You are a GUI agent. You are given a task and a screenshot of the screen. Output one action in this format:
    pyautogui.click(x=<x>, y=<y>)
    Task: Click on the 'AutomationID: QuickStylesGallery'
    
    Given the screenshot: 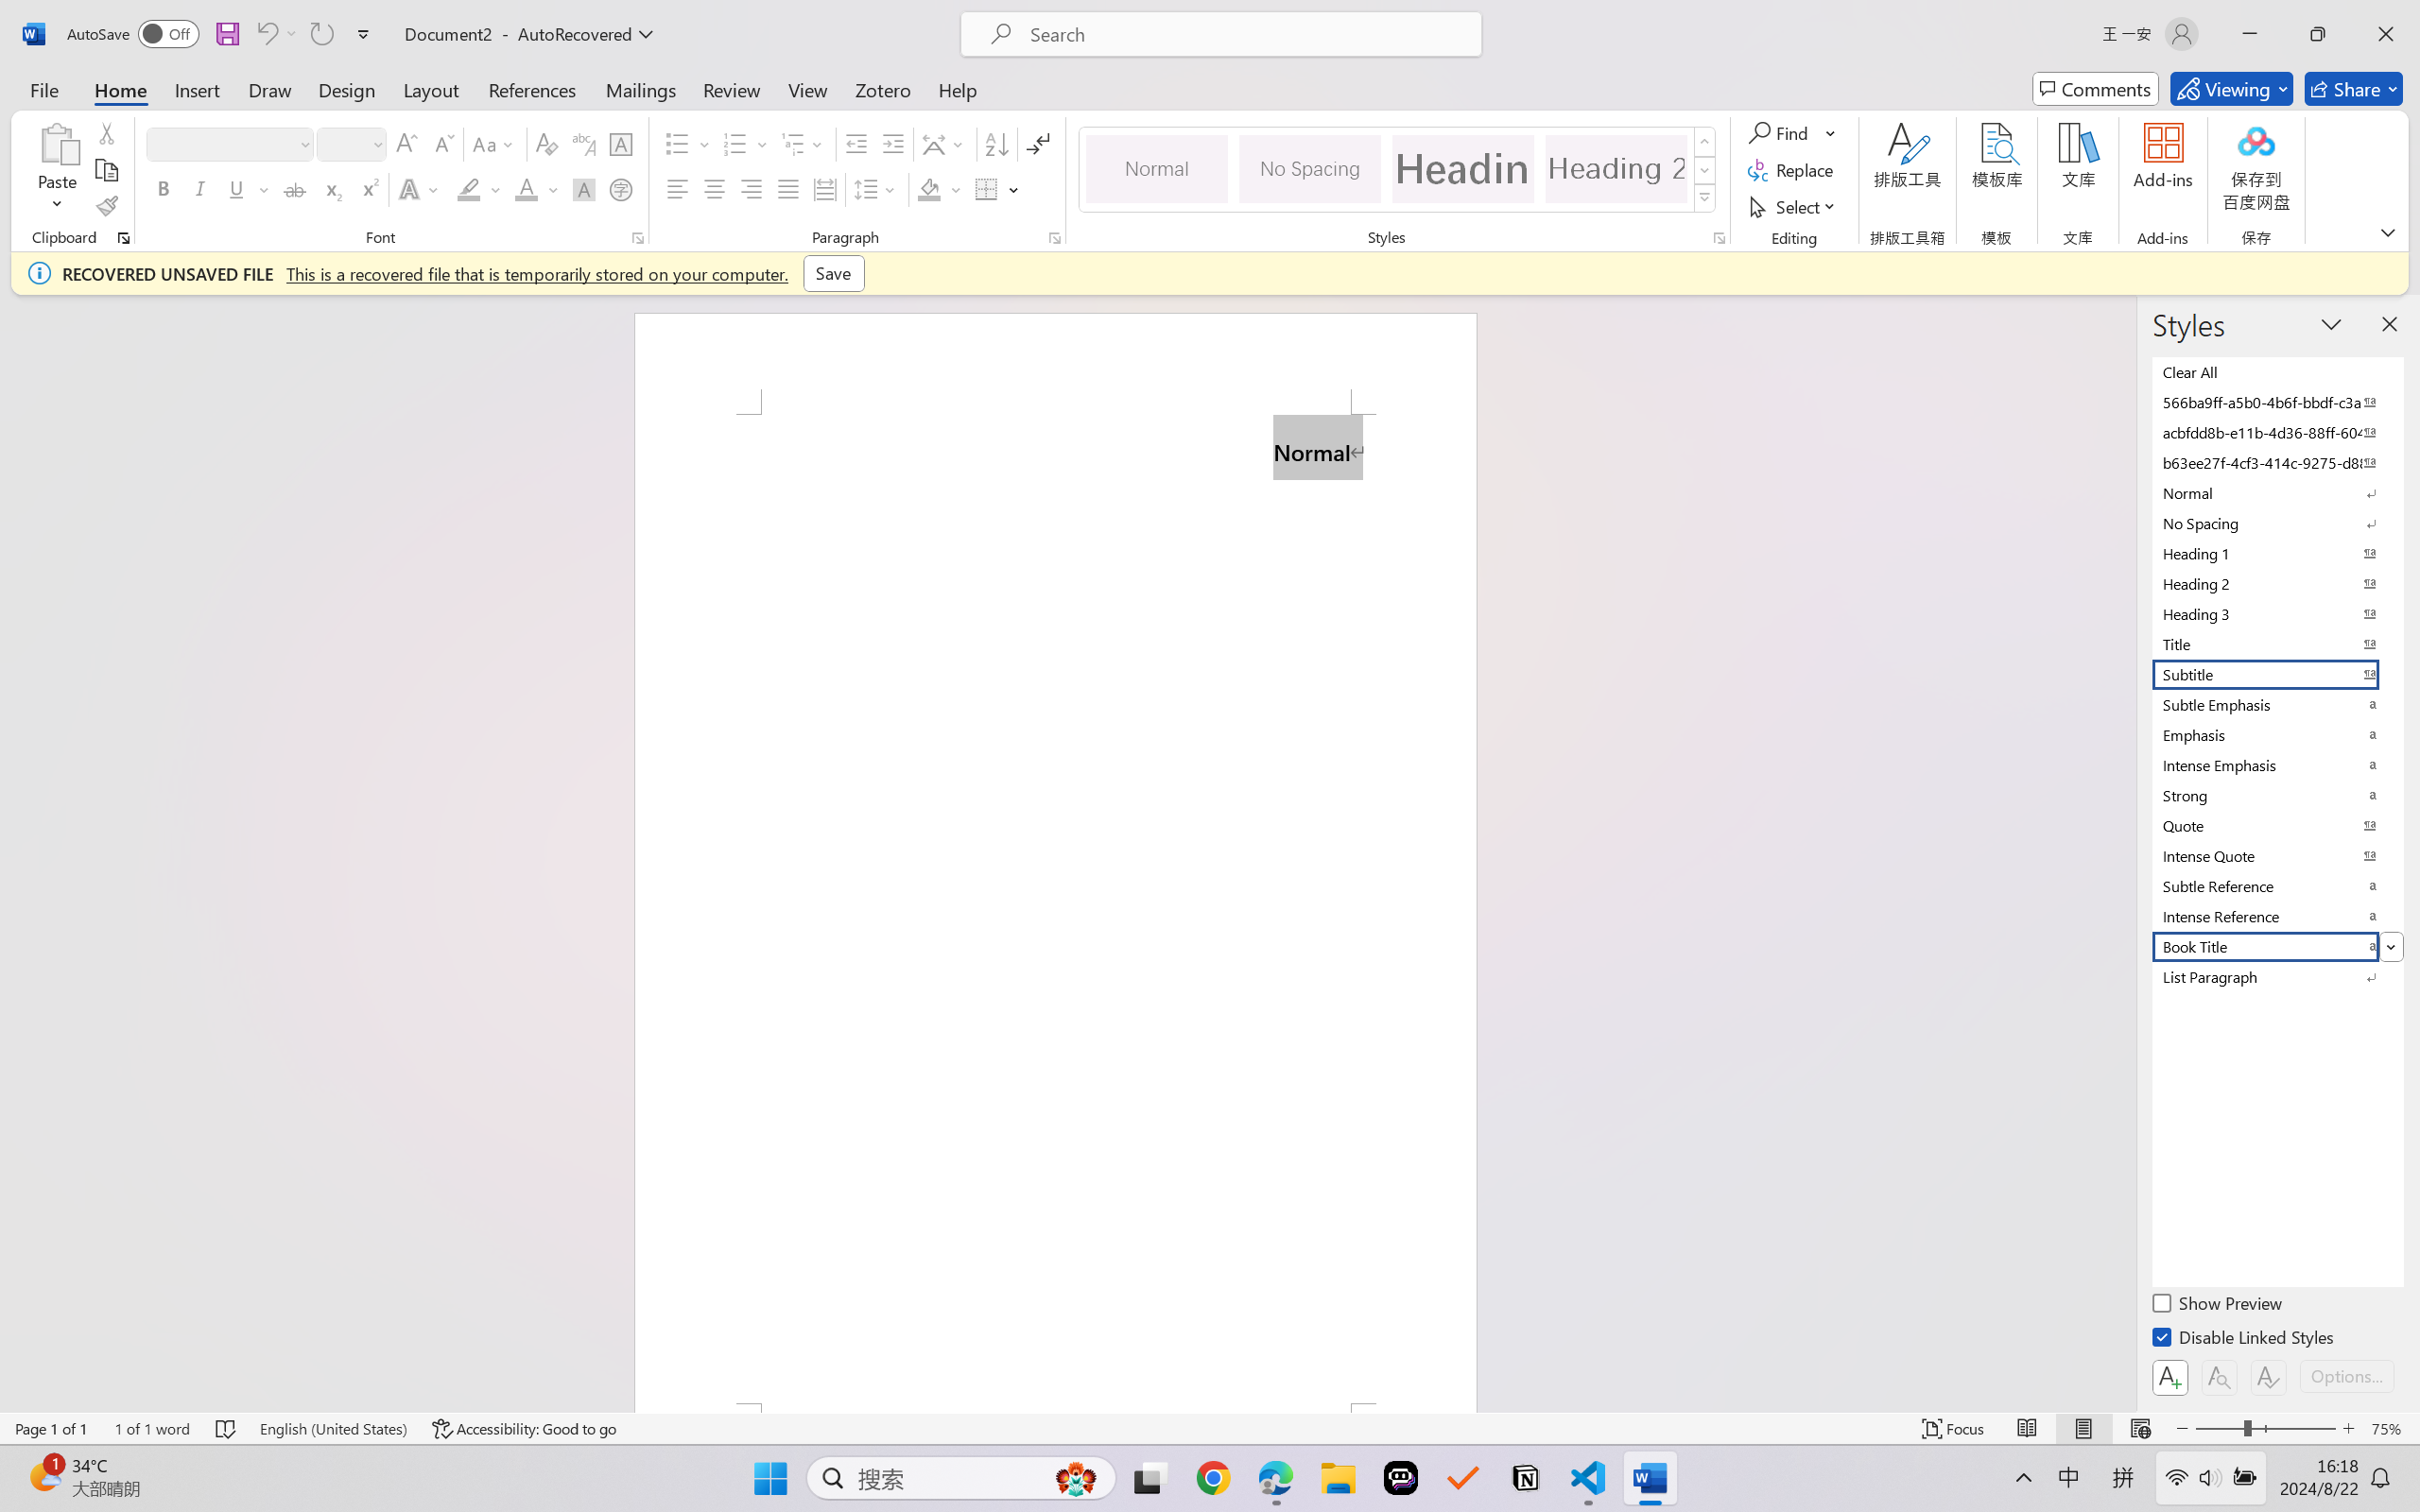 What is the action you would take?
    pyautogui.click(x=1397, y=170)
    